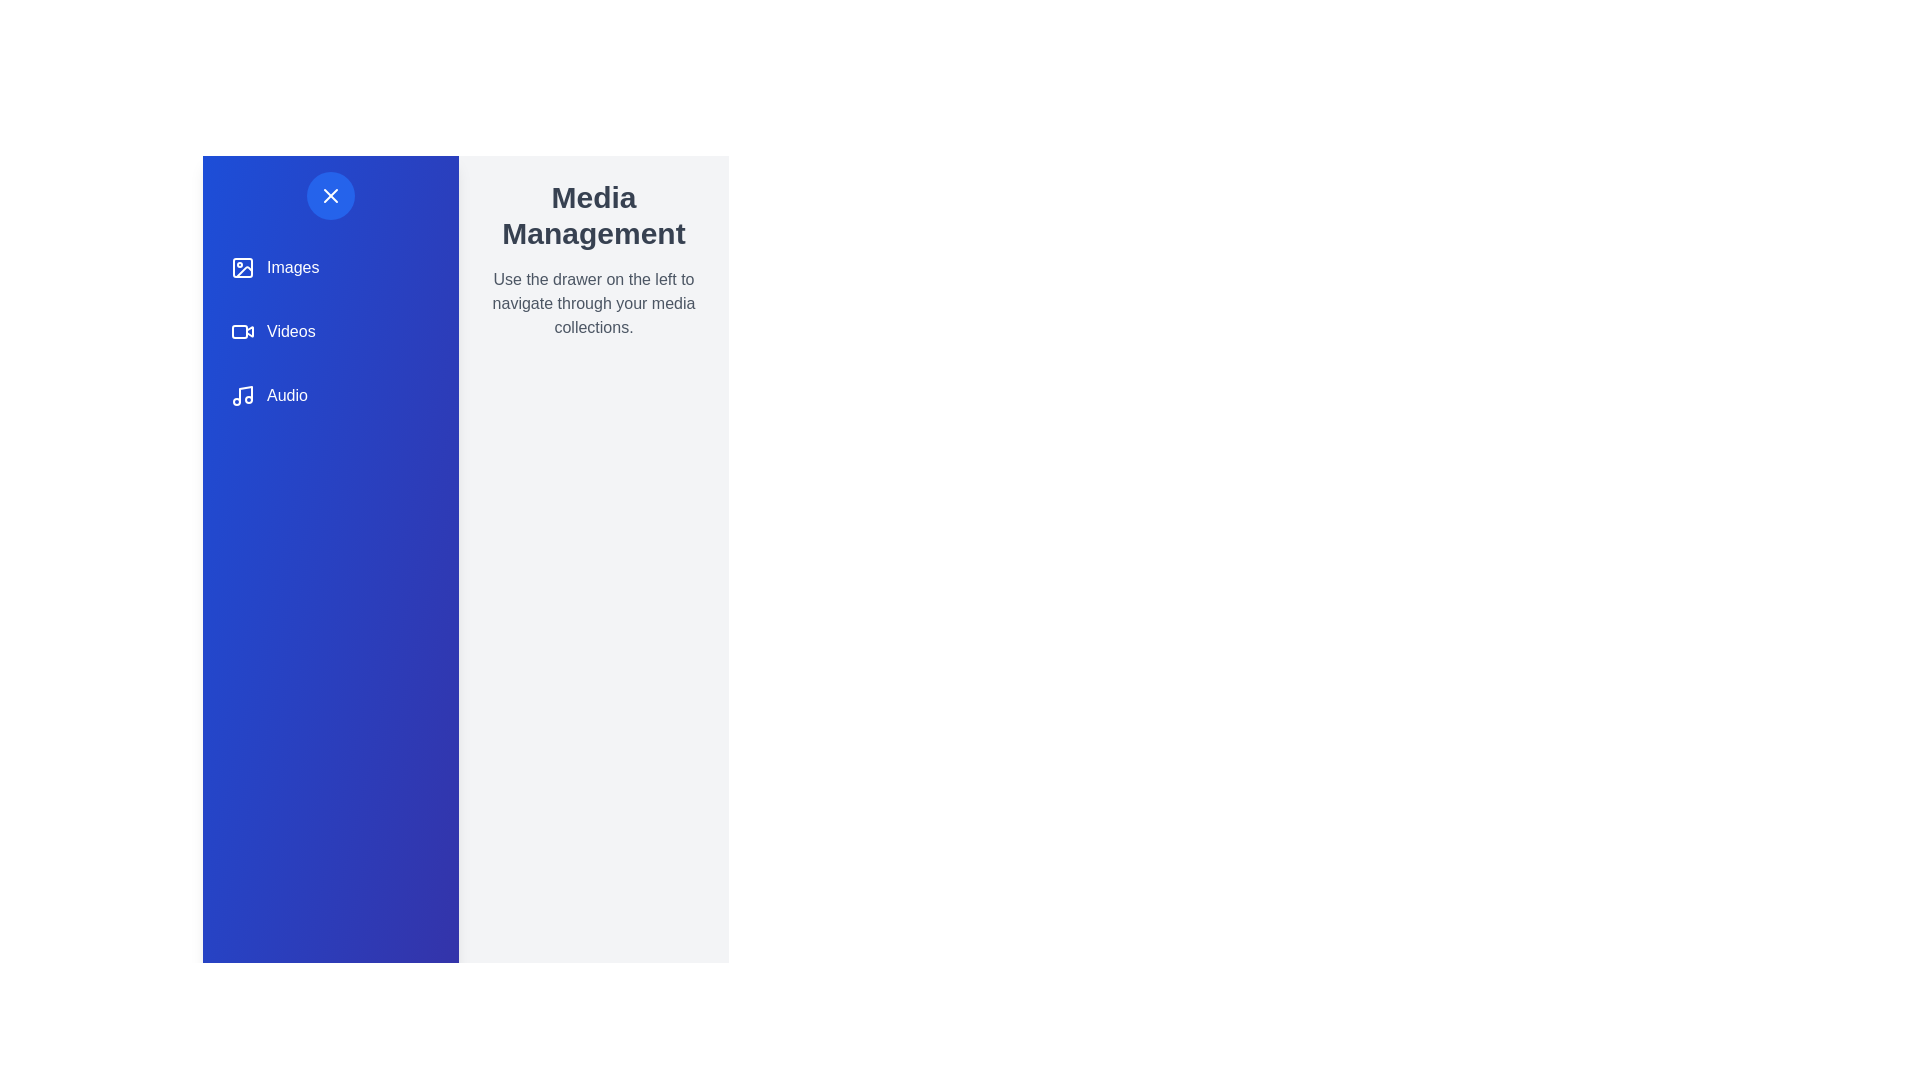  I want to click on the second navigation item in the left sidebar menu, which is positioned between 'Images' and 'Audio', so click(272, 330).